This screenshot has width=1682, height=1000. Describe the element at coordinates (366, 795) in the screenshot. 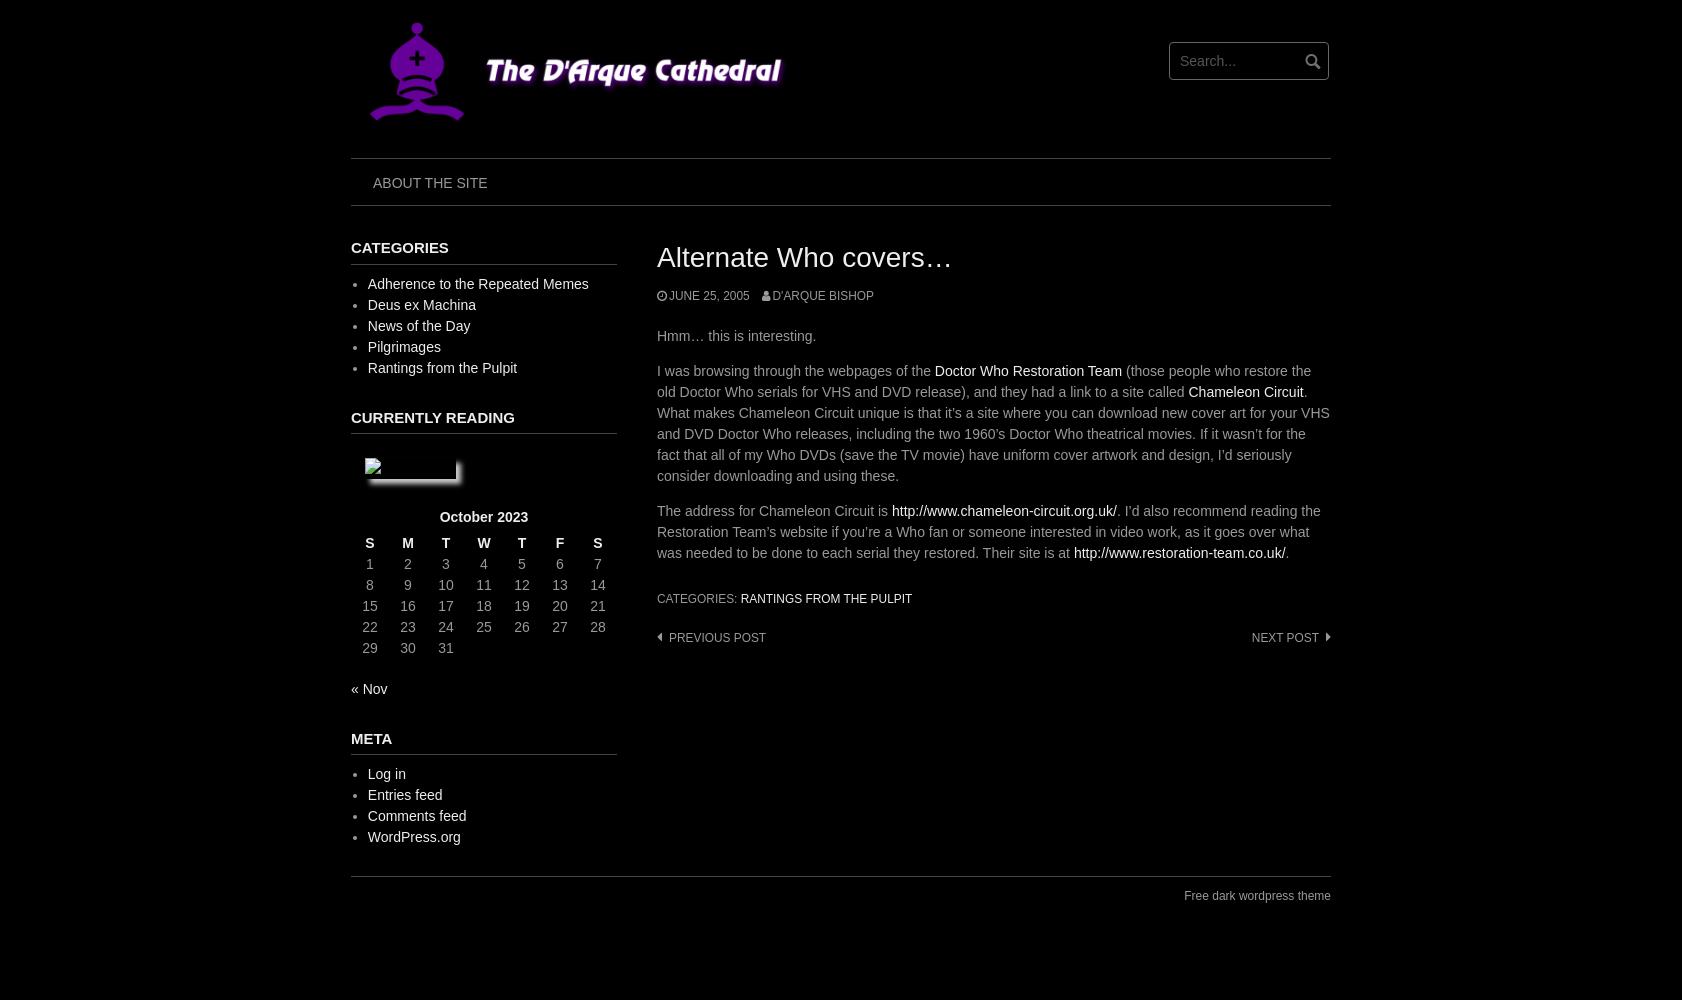

I see `'Entries feed'` at that location.